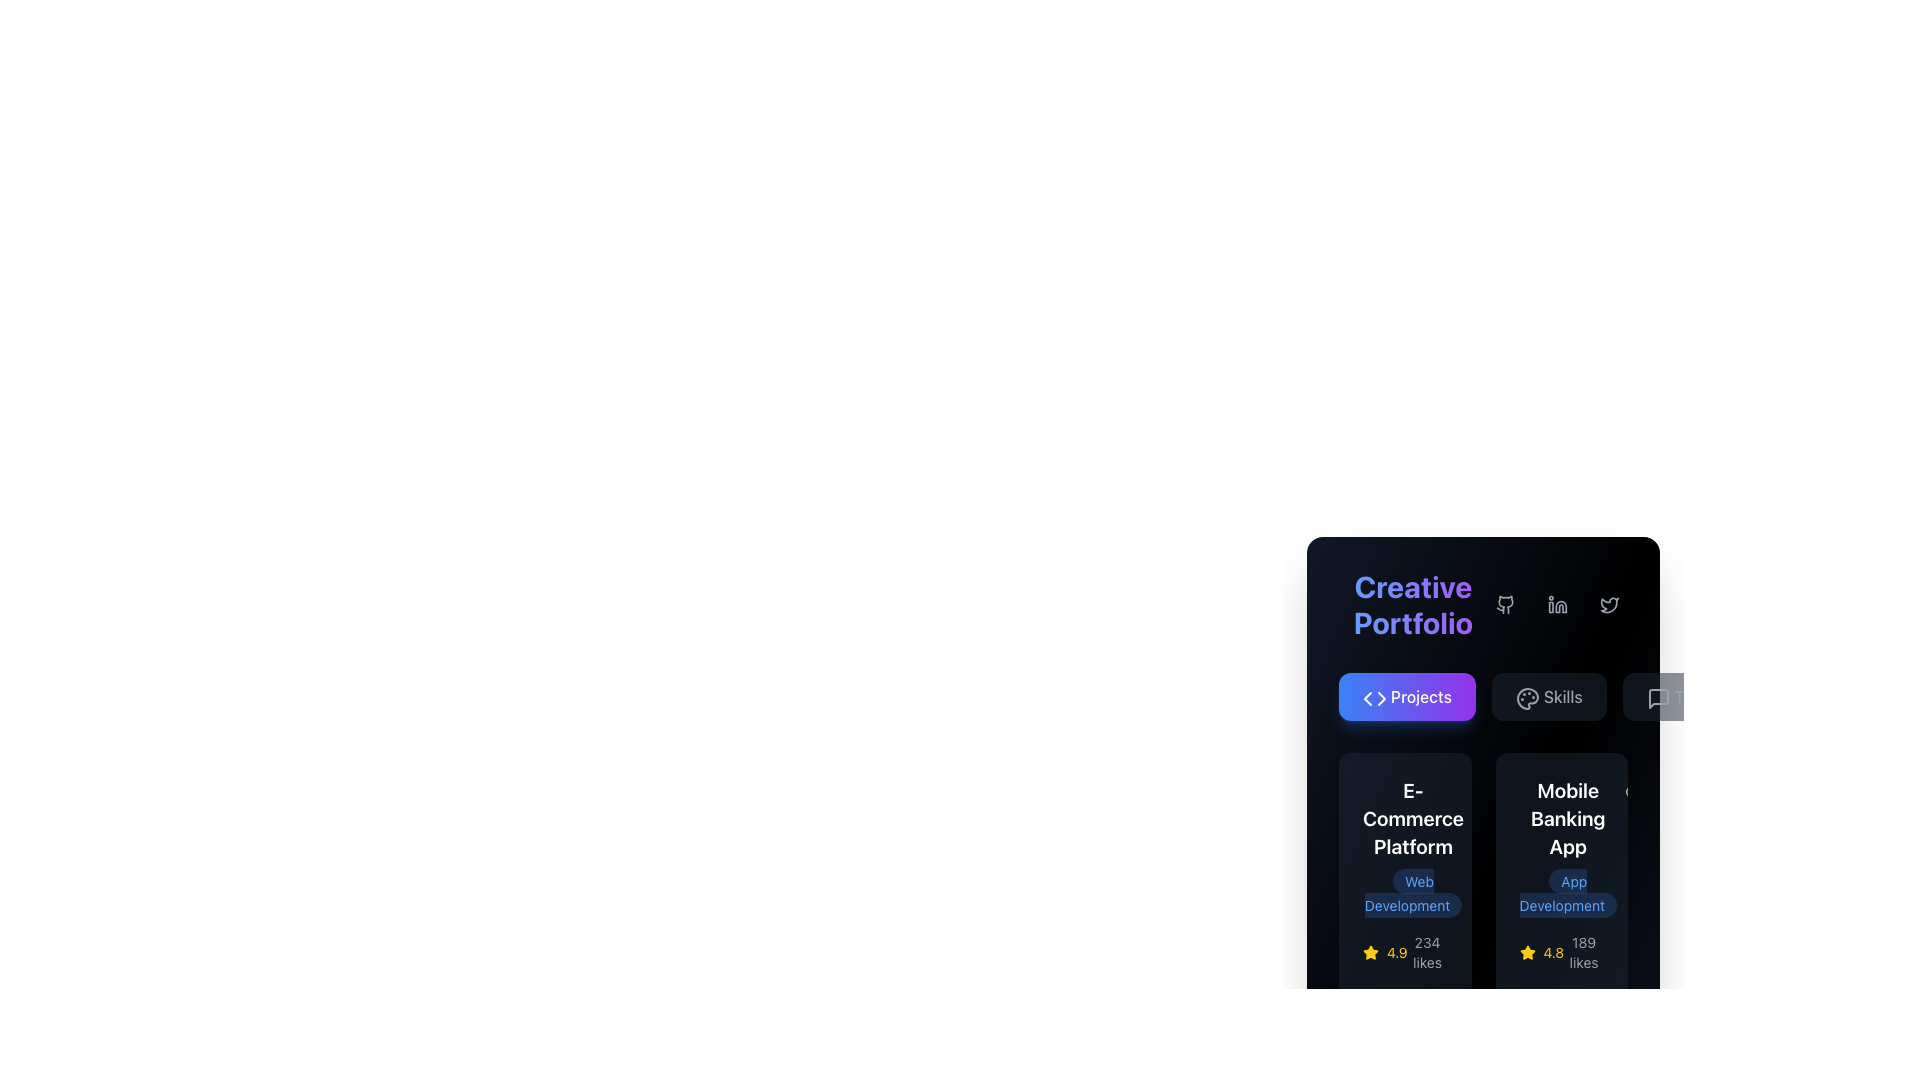  I want to click on the 'Projects' button which contains the left-pointing chevron arrow icon, displayed in white on a purple background, so click(1367, 697).